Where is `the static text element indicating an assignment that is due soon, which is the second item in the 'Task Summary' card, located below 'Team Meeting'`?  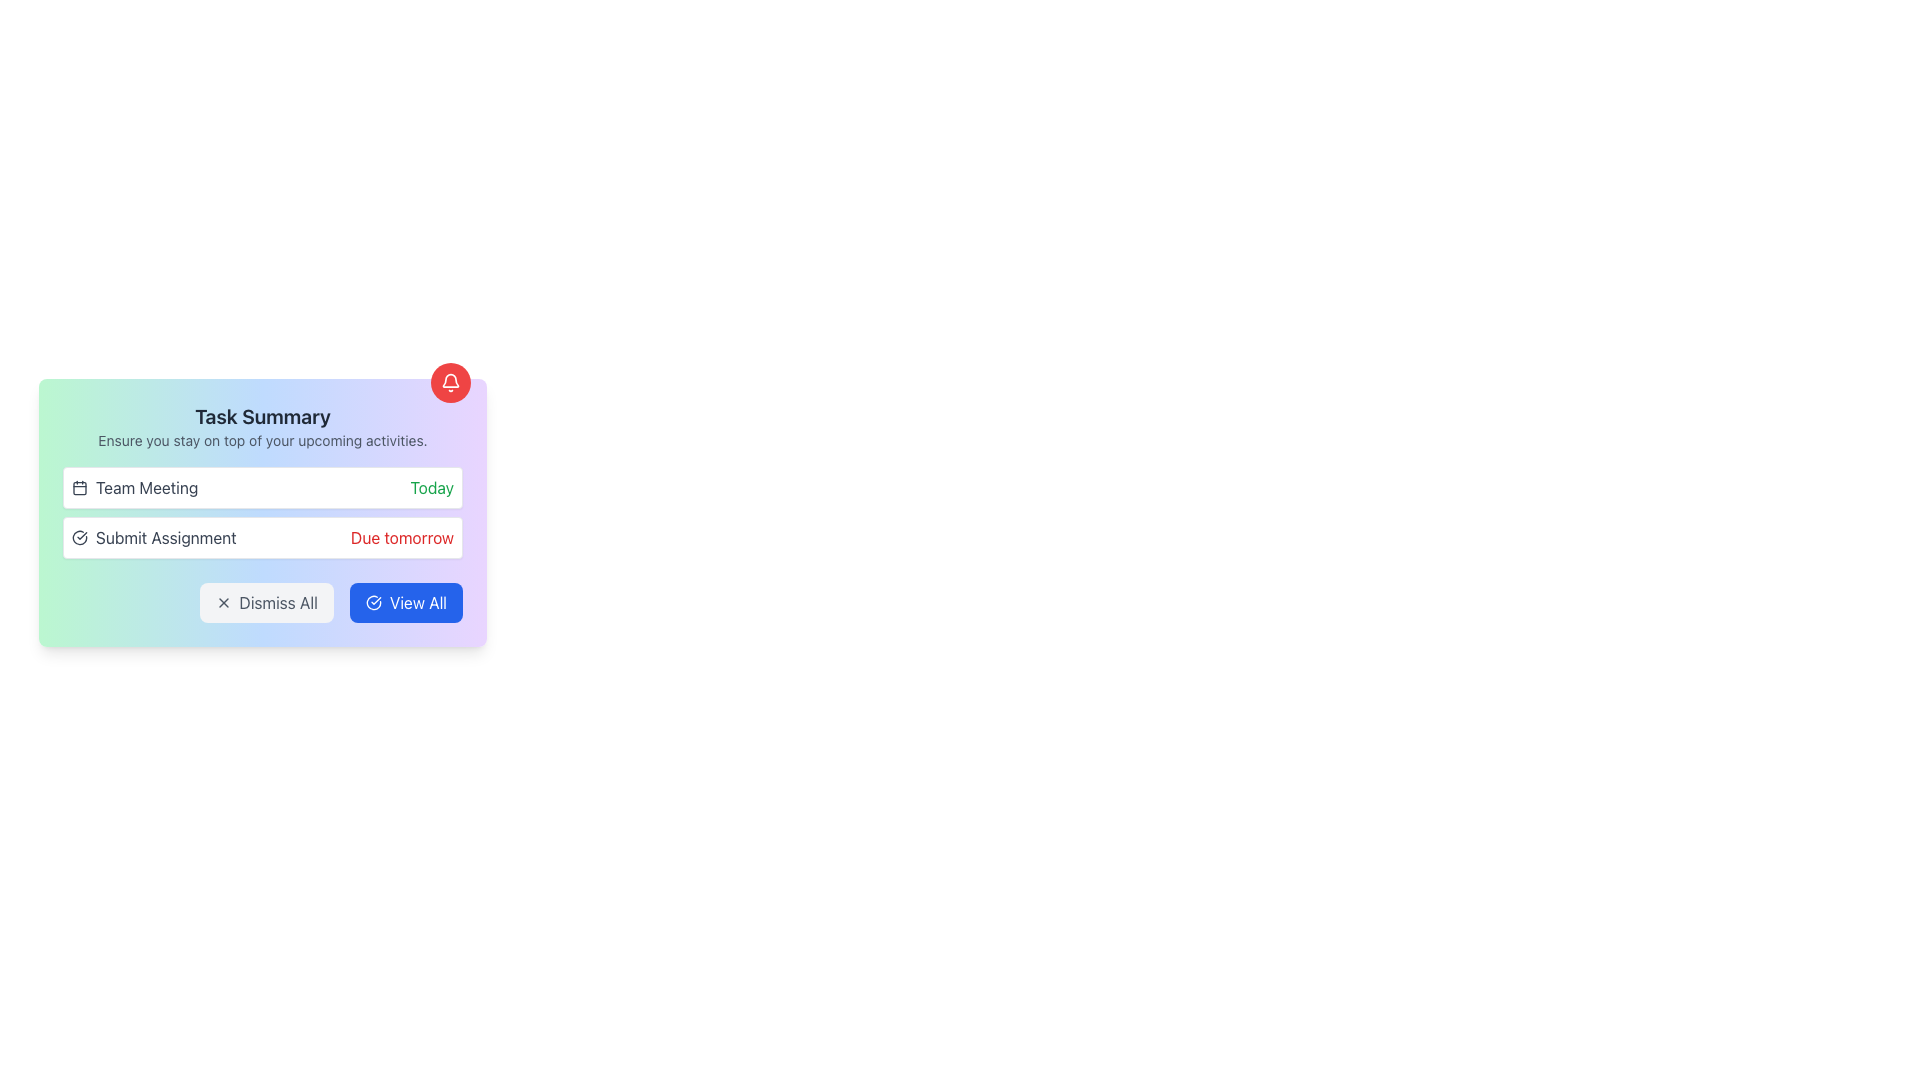
the static text element indicating an assignment that is due soon, which is the second item in the 'Task Summary' card, located below 'Team Meeting' is located at coordinates (153, 536).